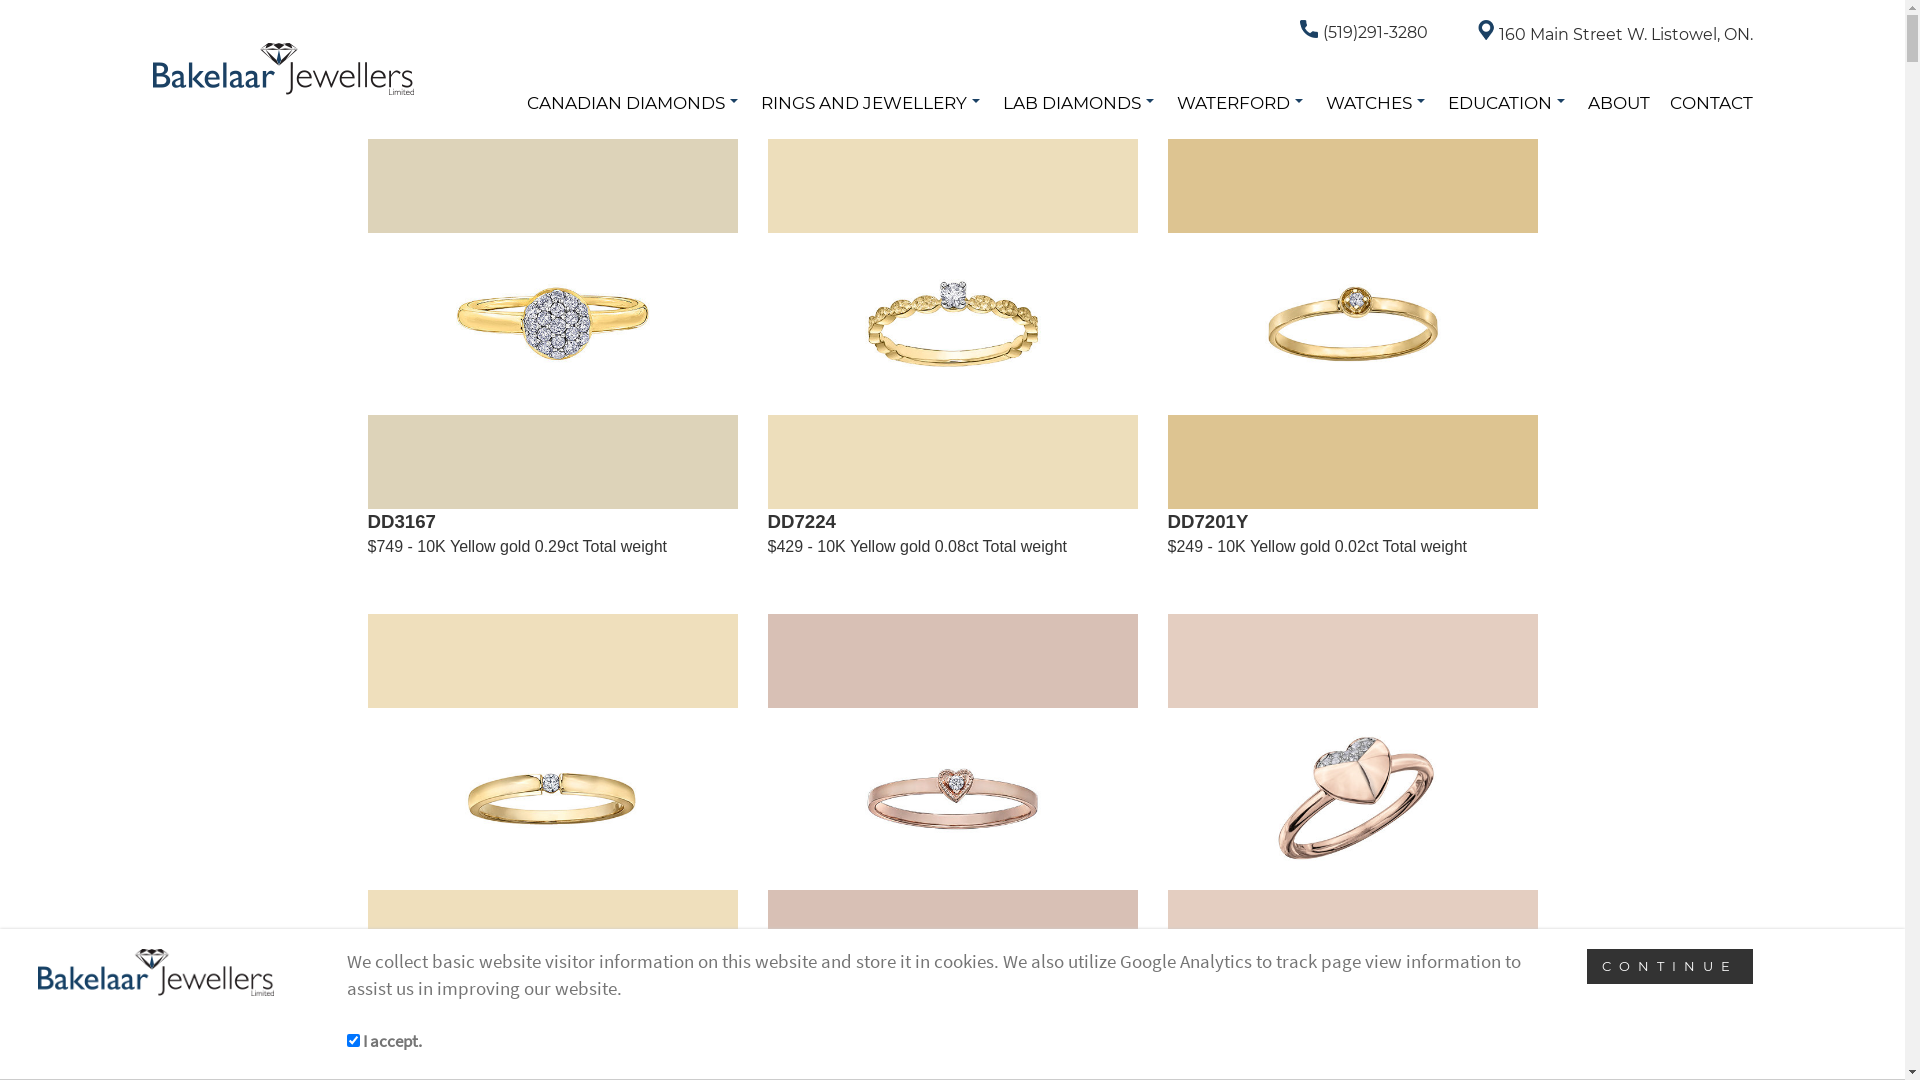 The width and height of the screenshot is (1920, 1080). What do you see at coordinates (1507, 103) in the screenshot?
I see `'EDUCATION'` at bounding box center [1507, 103].